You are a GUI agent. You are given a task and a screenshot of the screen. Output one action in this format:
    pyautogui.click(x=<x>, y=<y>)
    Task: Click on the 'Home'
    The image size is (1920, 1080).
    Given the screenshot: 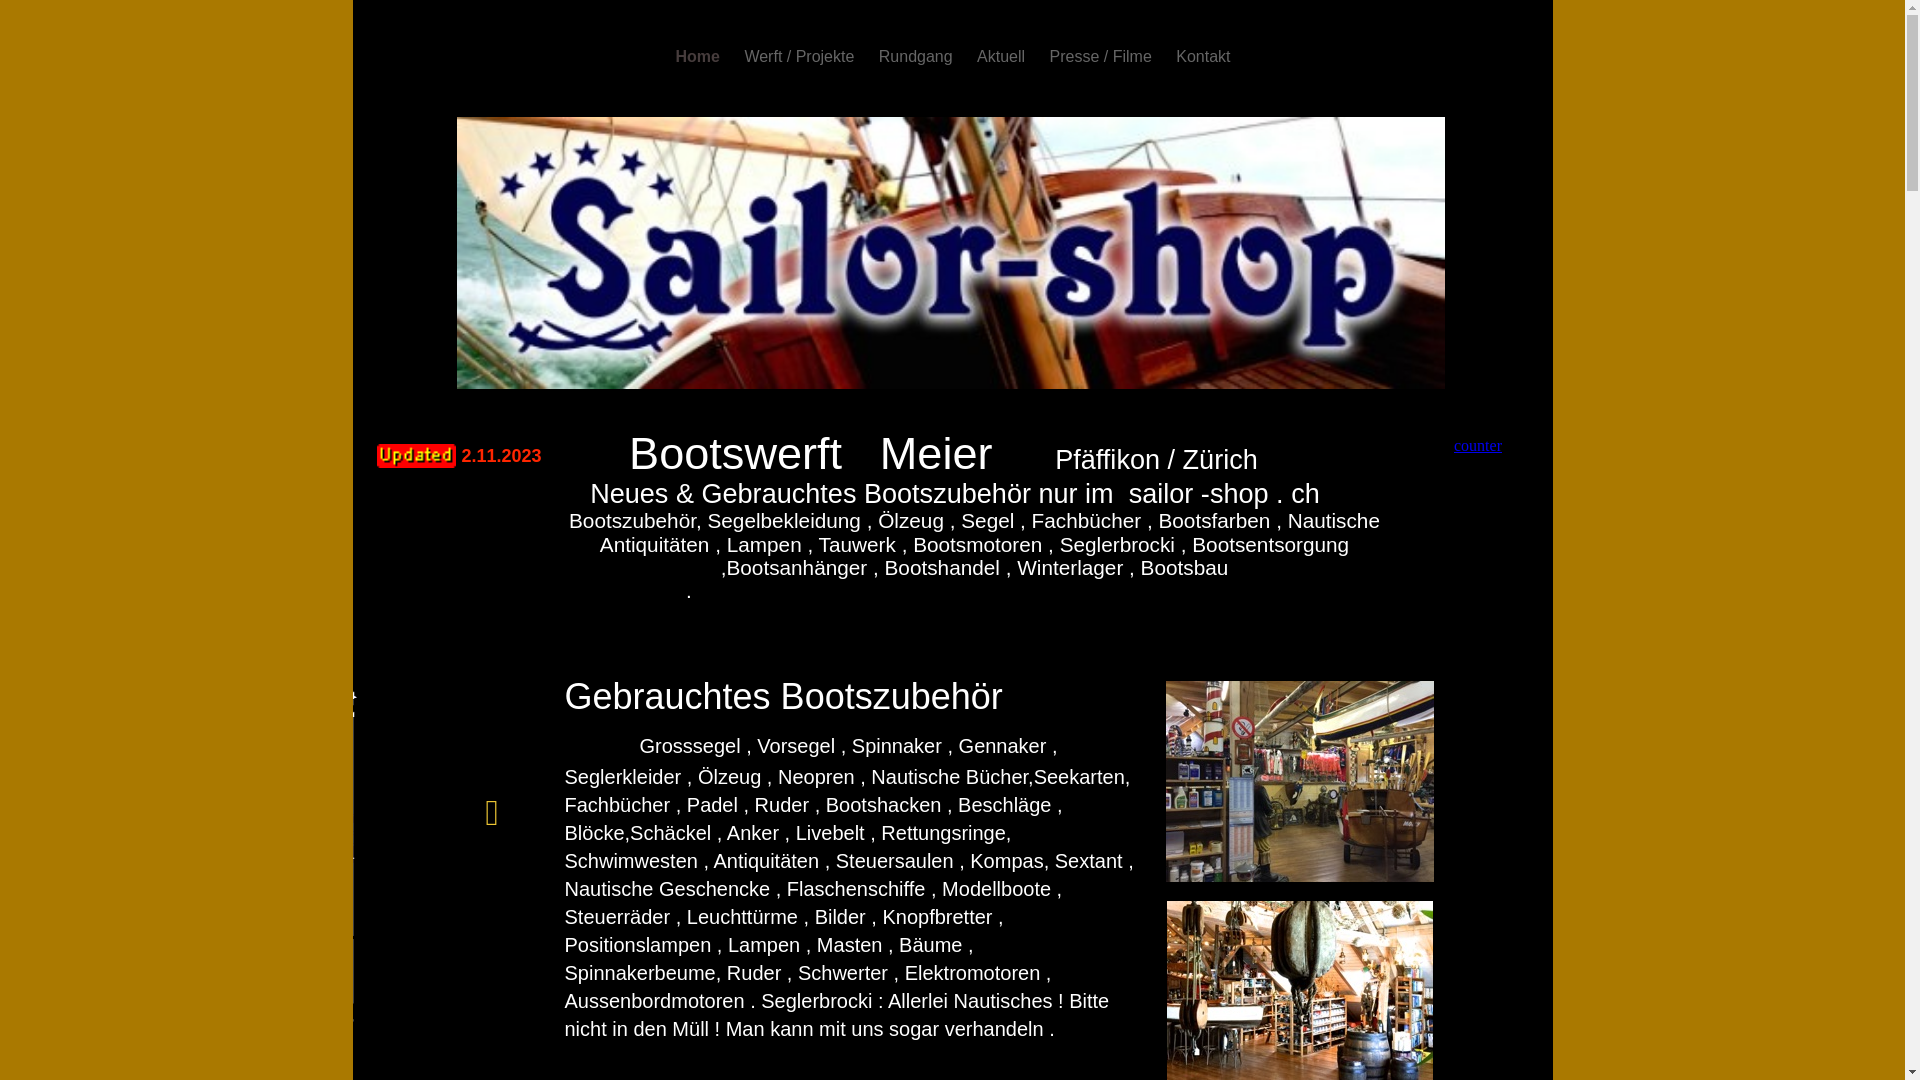 What is the action you would take?
    pyautogui.click(x=699, y=55)
    